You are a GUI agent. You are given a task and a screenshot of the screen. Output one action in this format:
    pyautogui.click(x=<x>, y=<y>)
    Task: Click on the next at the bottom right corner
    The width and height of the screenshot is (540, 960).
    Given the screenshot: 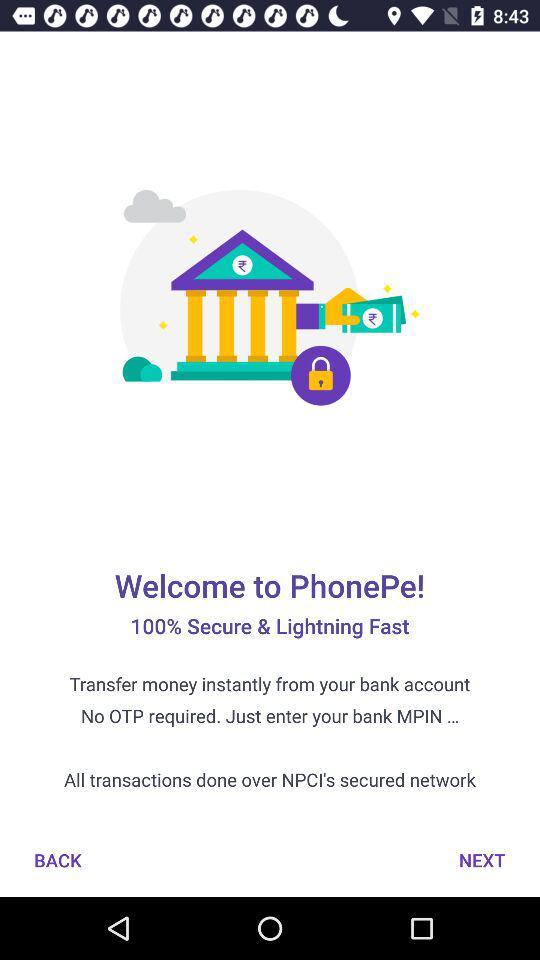 What is the action you would take?
    pyautogui.click(x=481, y=859)
    